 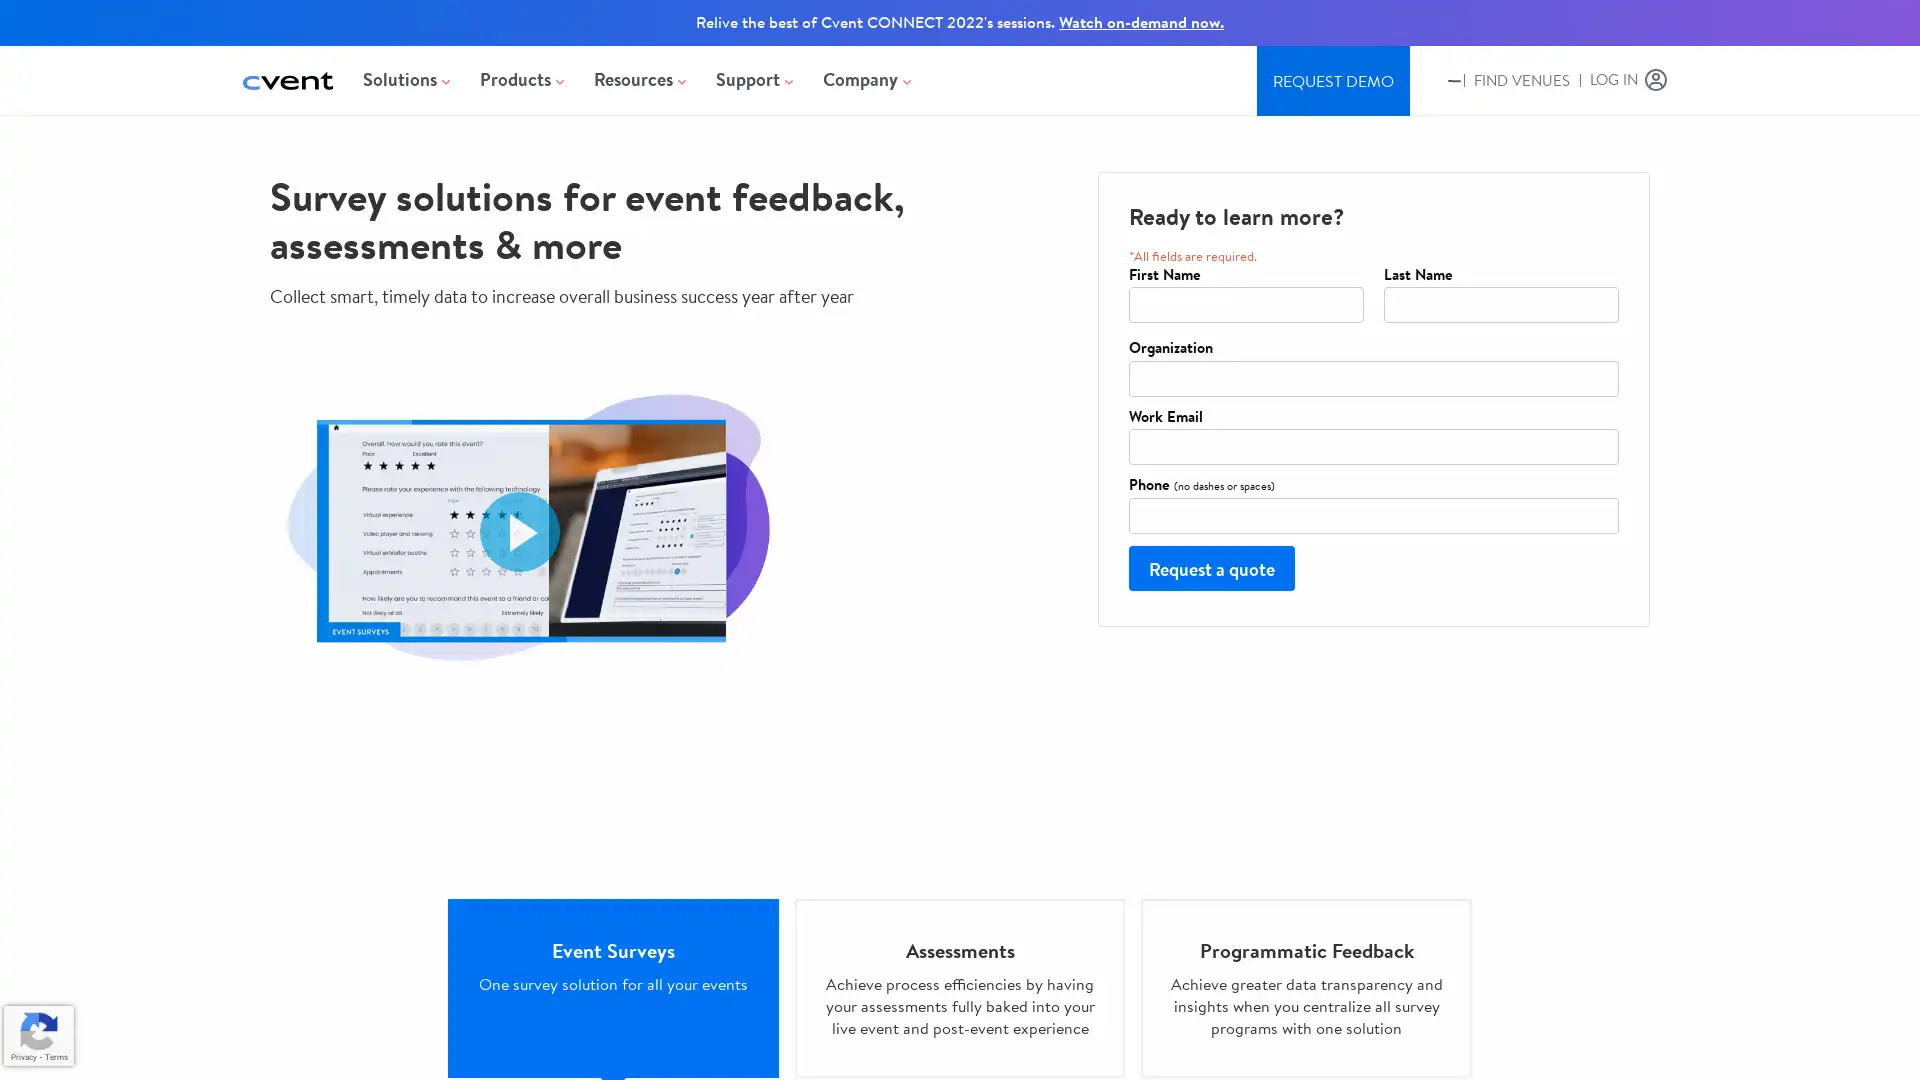 What do you see at coordinates (519, 530) in the screenshot?
I see `Play video Survey Solutions. Opens in a modal` at bounding box center [519, 530].